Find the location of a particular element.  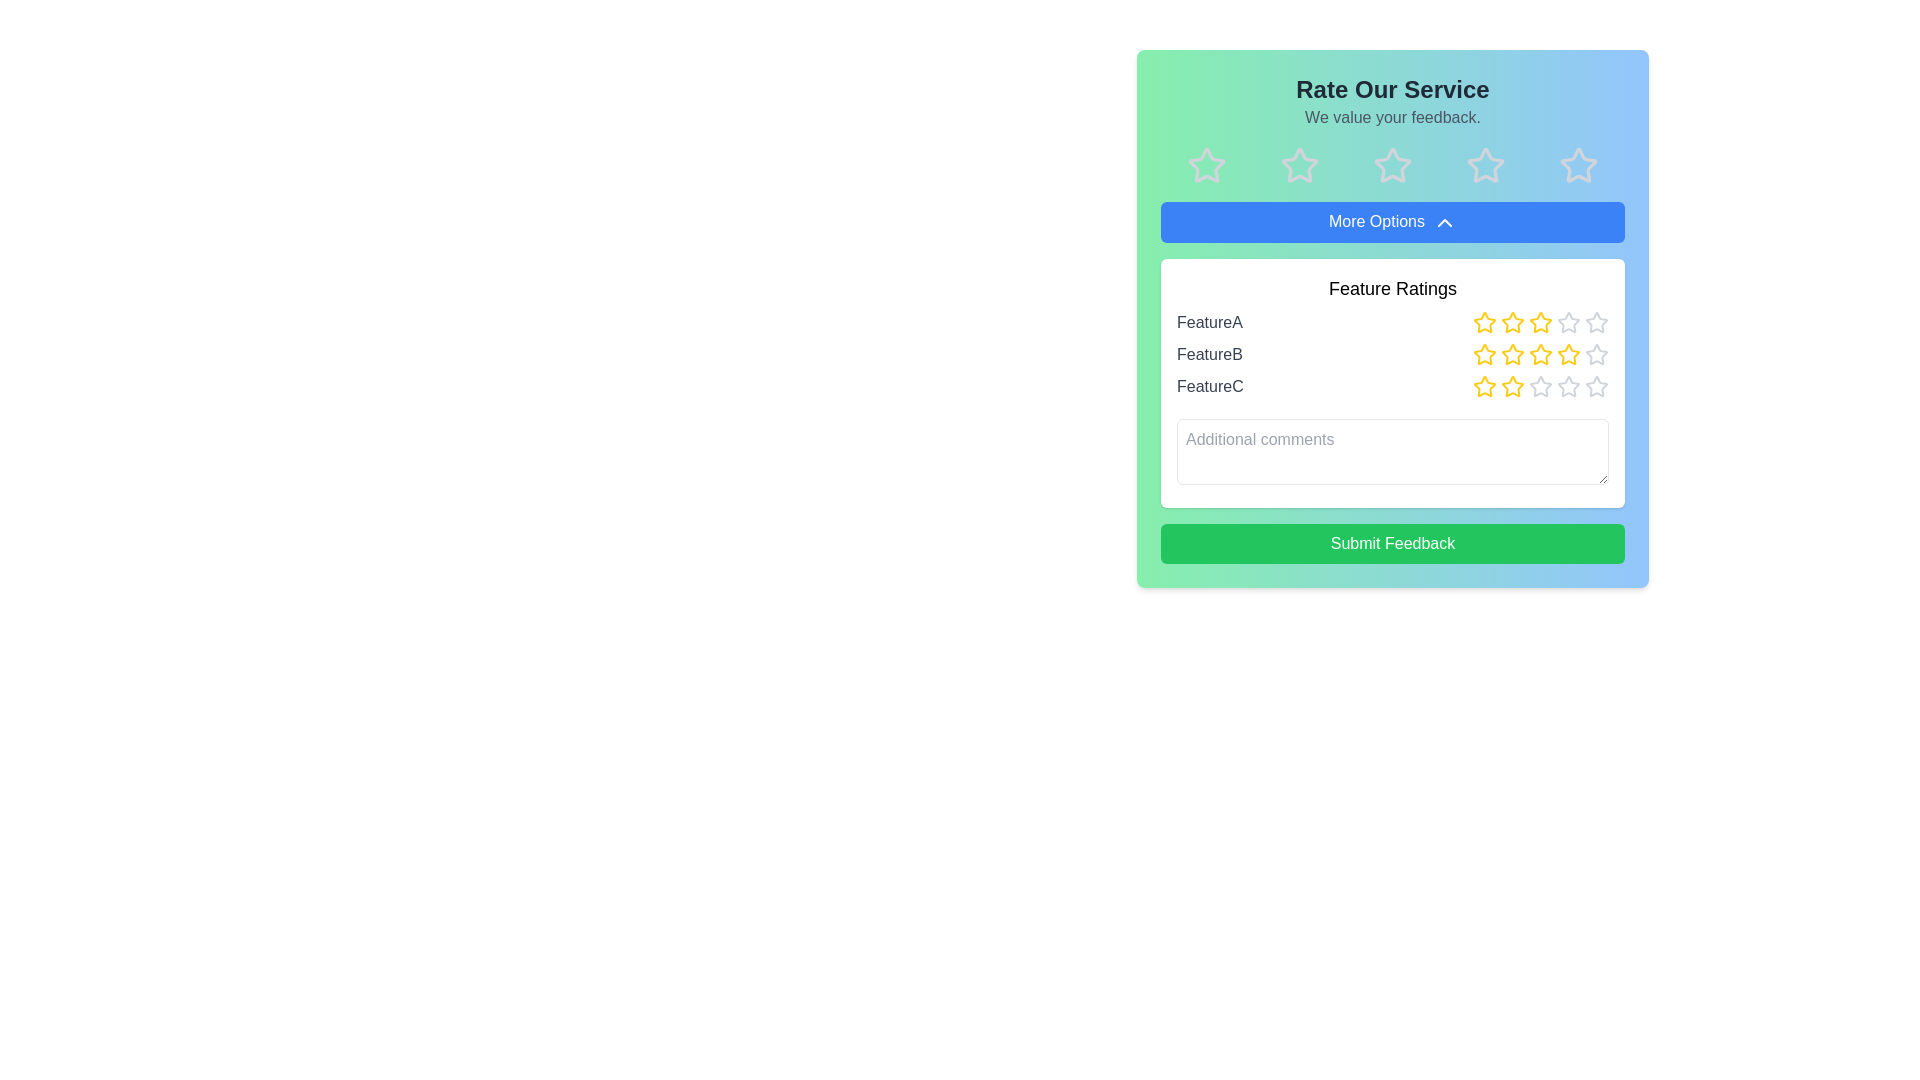

the 'FeatureB' text label, which is styled in gray and is the second item in the 'Feature Ratings' section is located at coordinates (1208, 353).